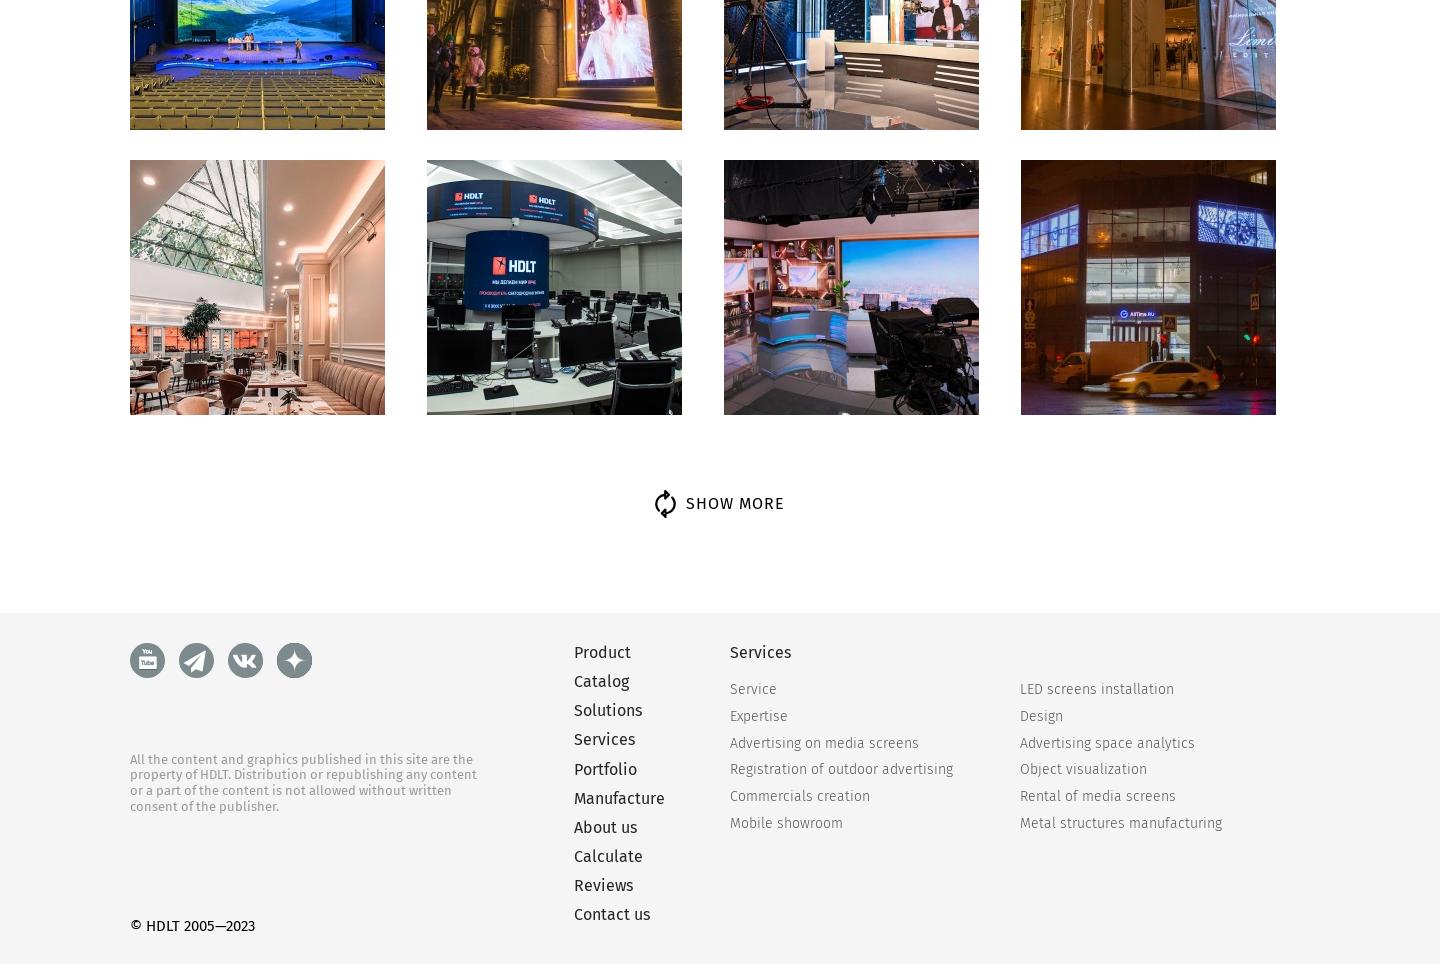 Image resolution: width=1440 pixels, height=964 pixels. Describe the element at coordinates (169, 724) in the screenshot. I see `'Choose screen type'` at that location.